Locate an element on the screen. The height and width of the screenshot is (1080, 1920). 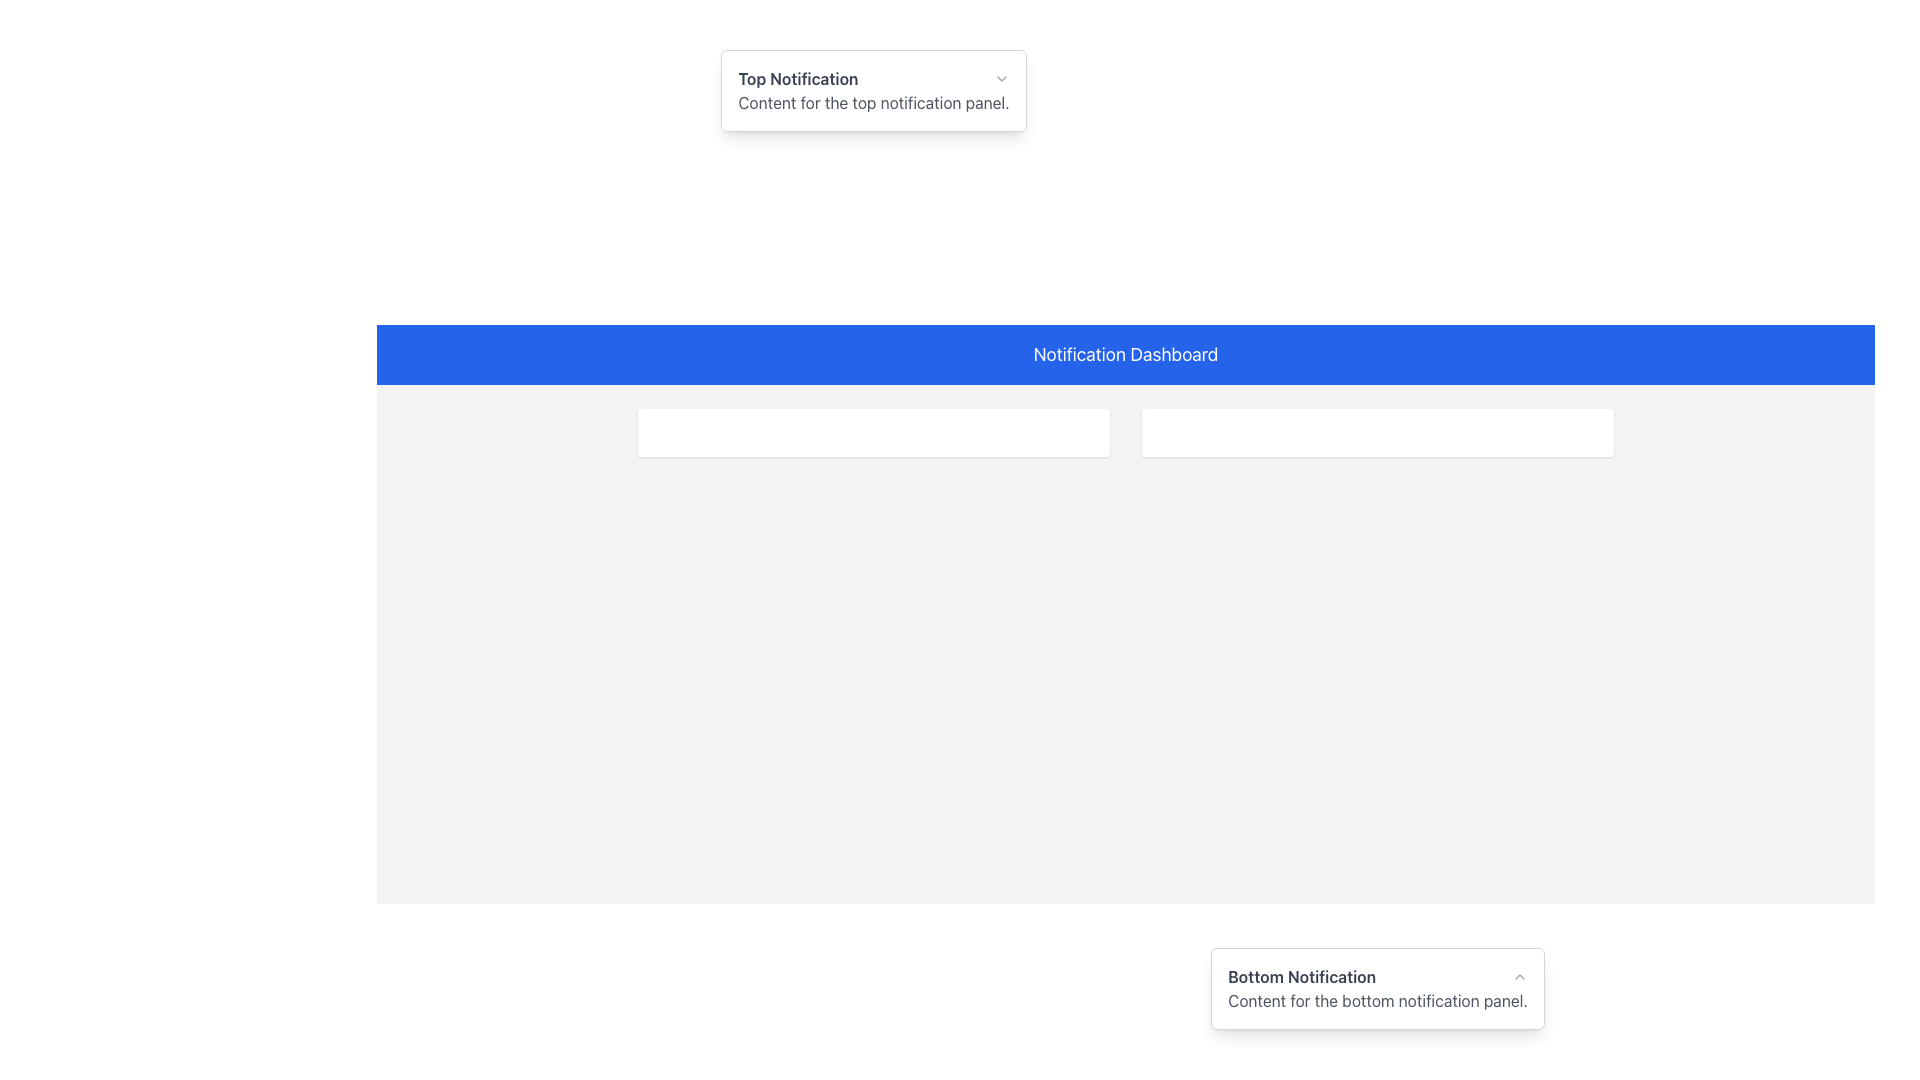
the caret icon on the Notification Panel located at the bottom-right corner of the interface is located at coordinates (1376, 987).